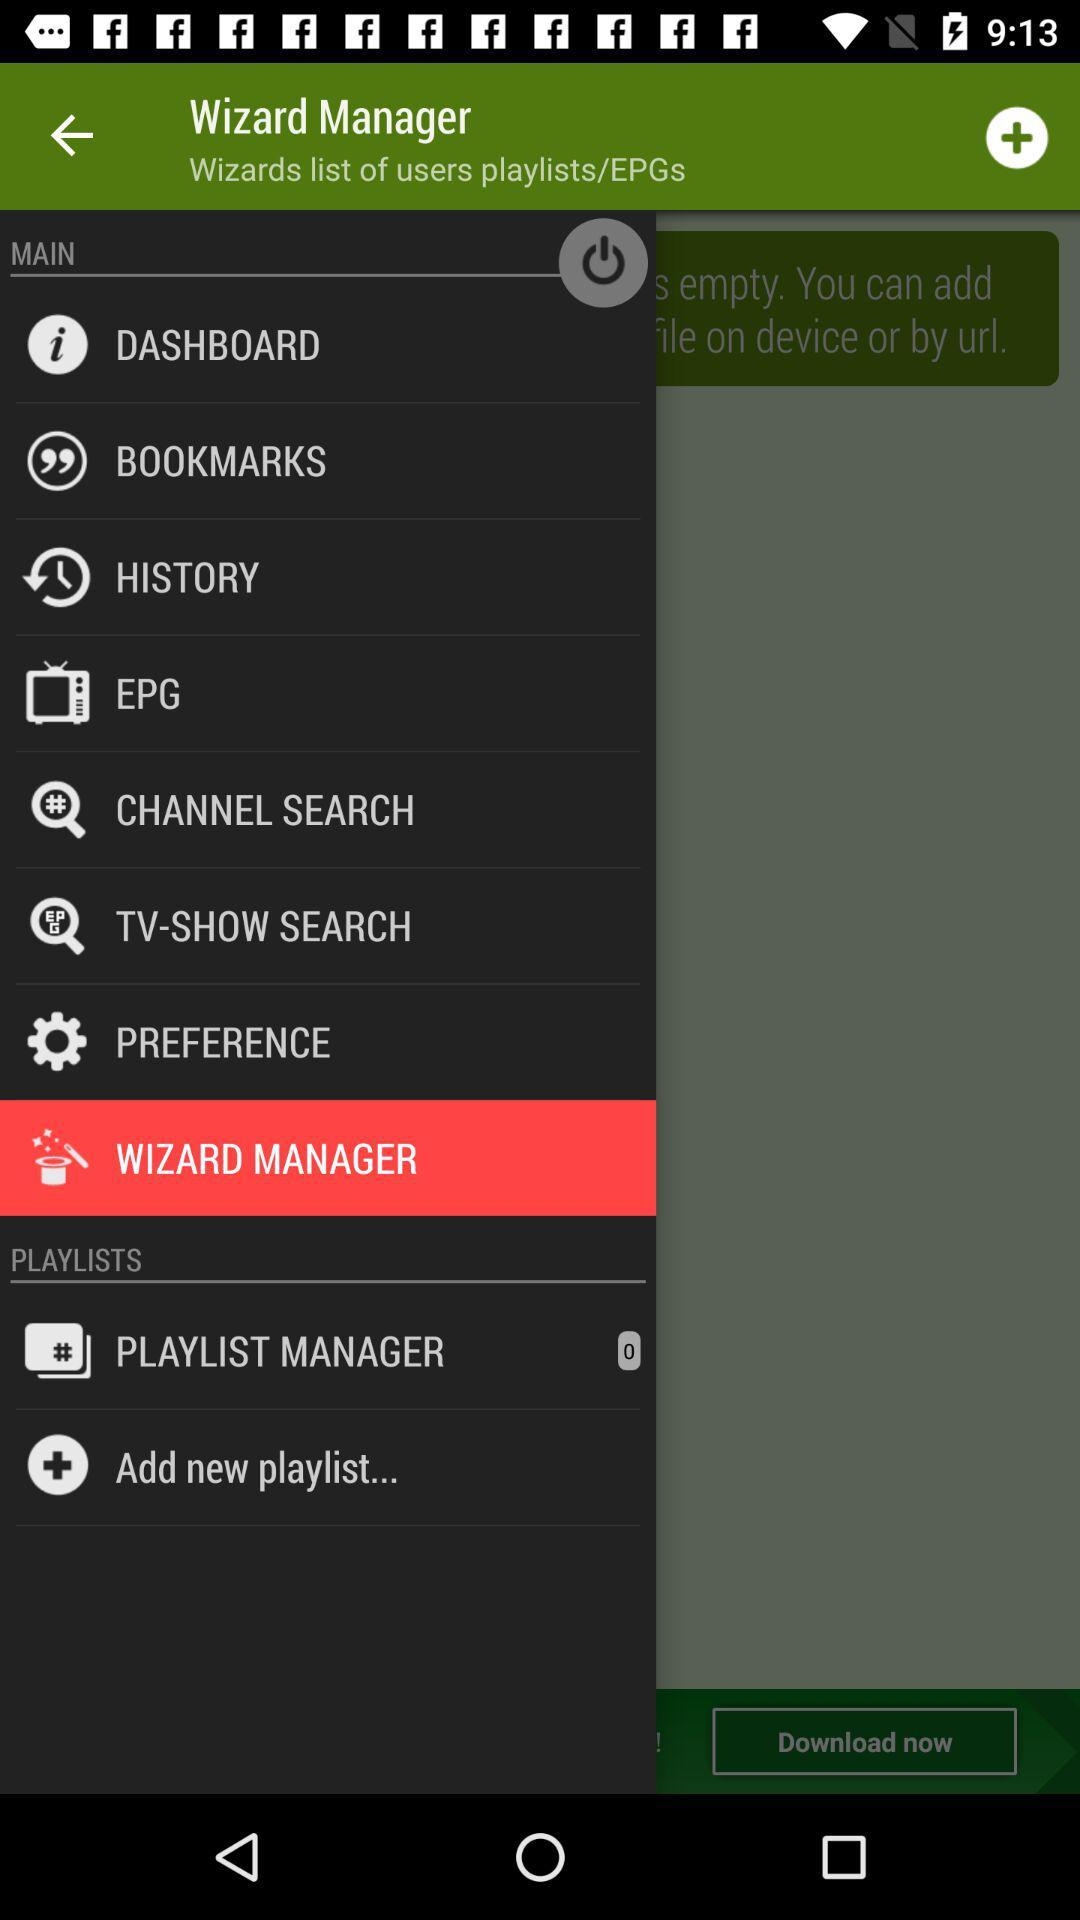 The height and width of the screenshot is (1920, 1080). Describe the element at coordinates (72, 135) in the screenshot. I see `the icon next to the wizard manager` at that location.